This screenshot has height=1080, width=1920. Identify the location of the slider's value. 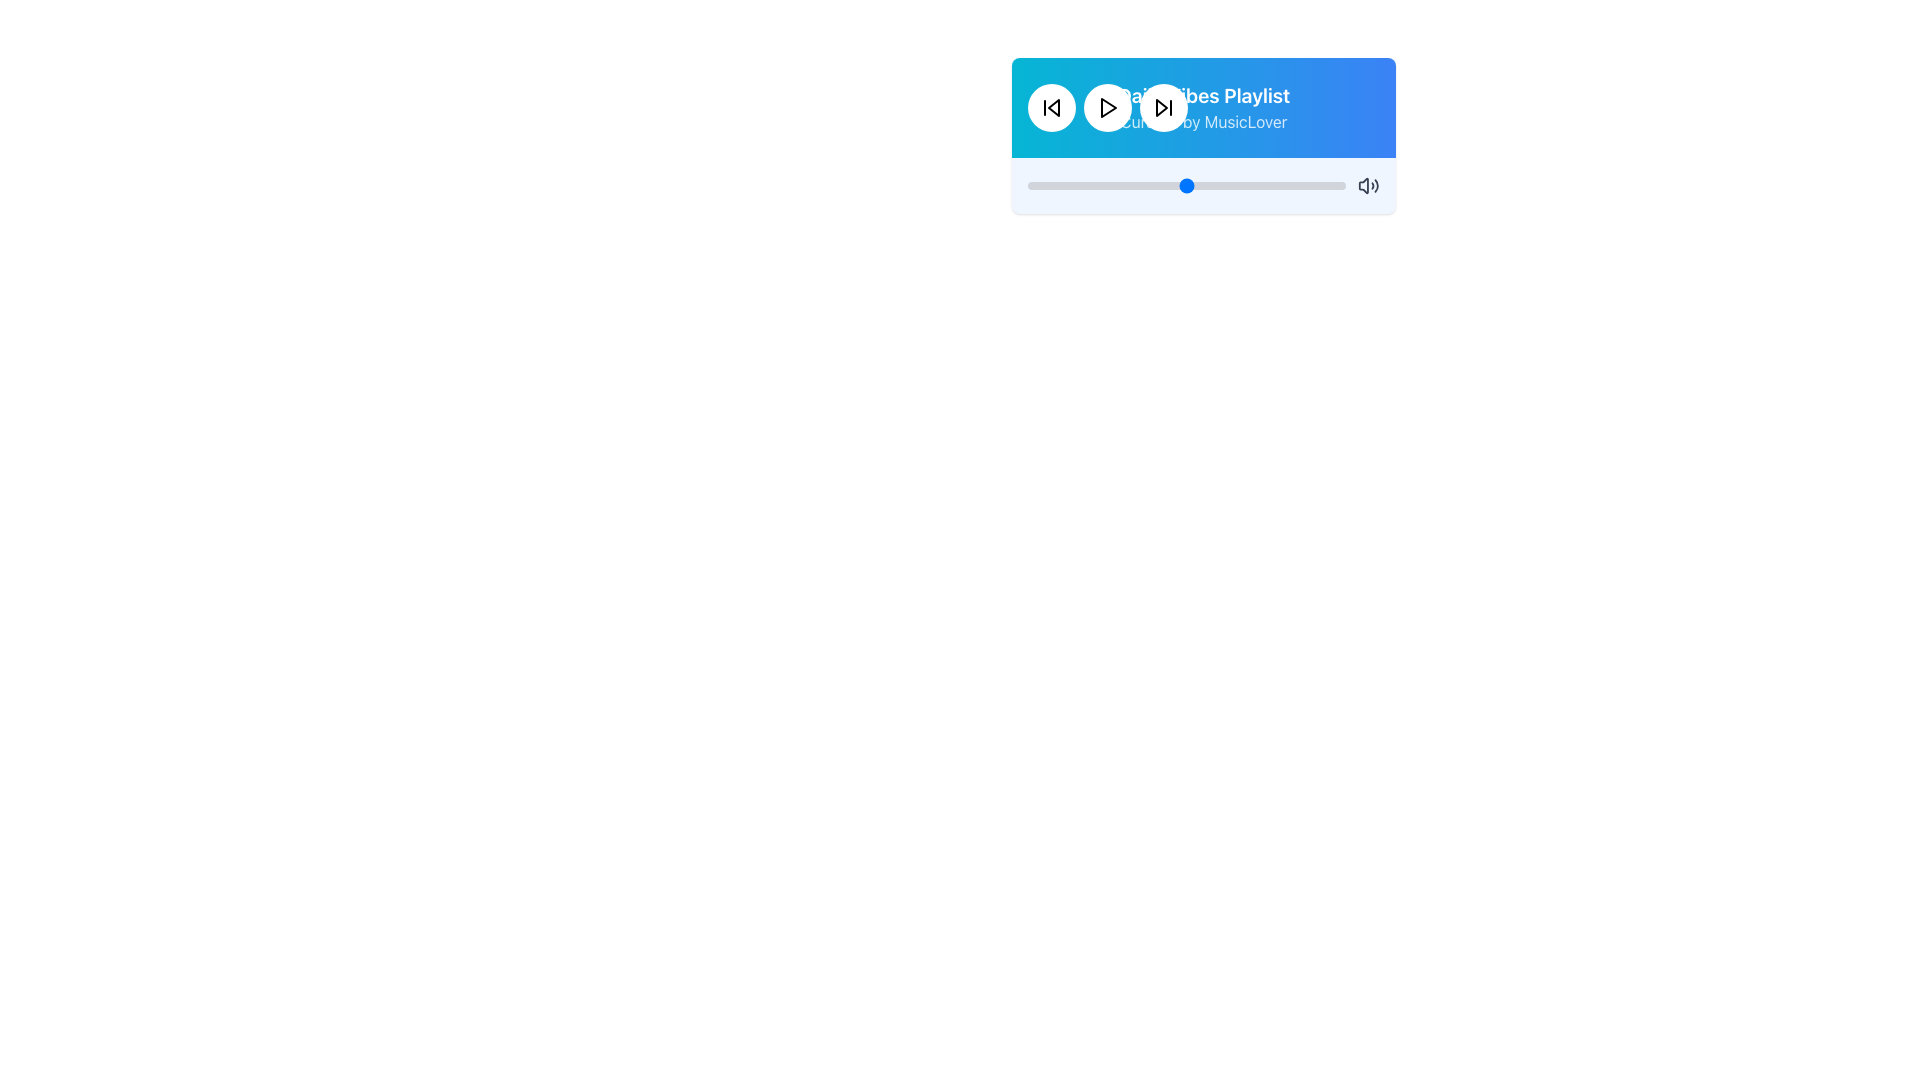
(1317, 181).